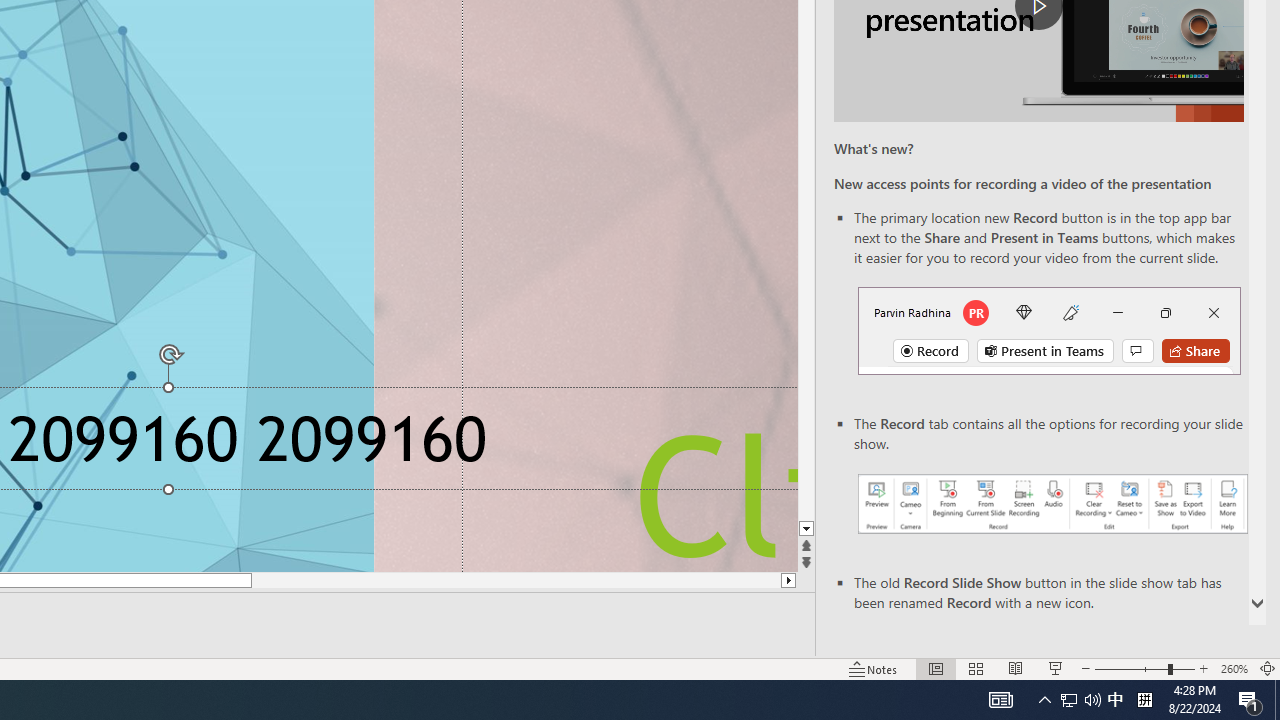 The width and height of the screenshot is (1280, 720). Describe the element at coordinates (1051, 502) in the screenshot. I see `'Record your presentations screenshot one'` at that location.